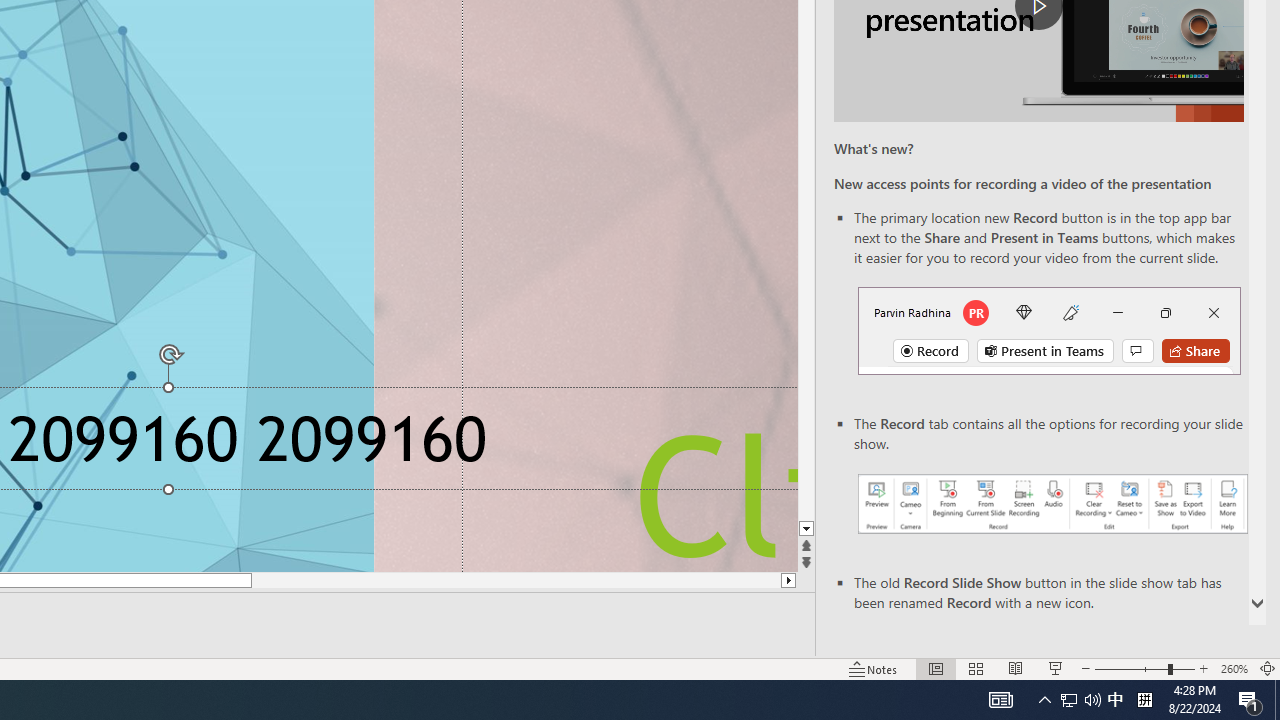 The width and height of the screenshot is (1280, 720). Describe the element at coordinates (1051, 502) in the screenshot. I see `'Record your presentations screenshot one'` at that location.